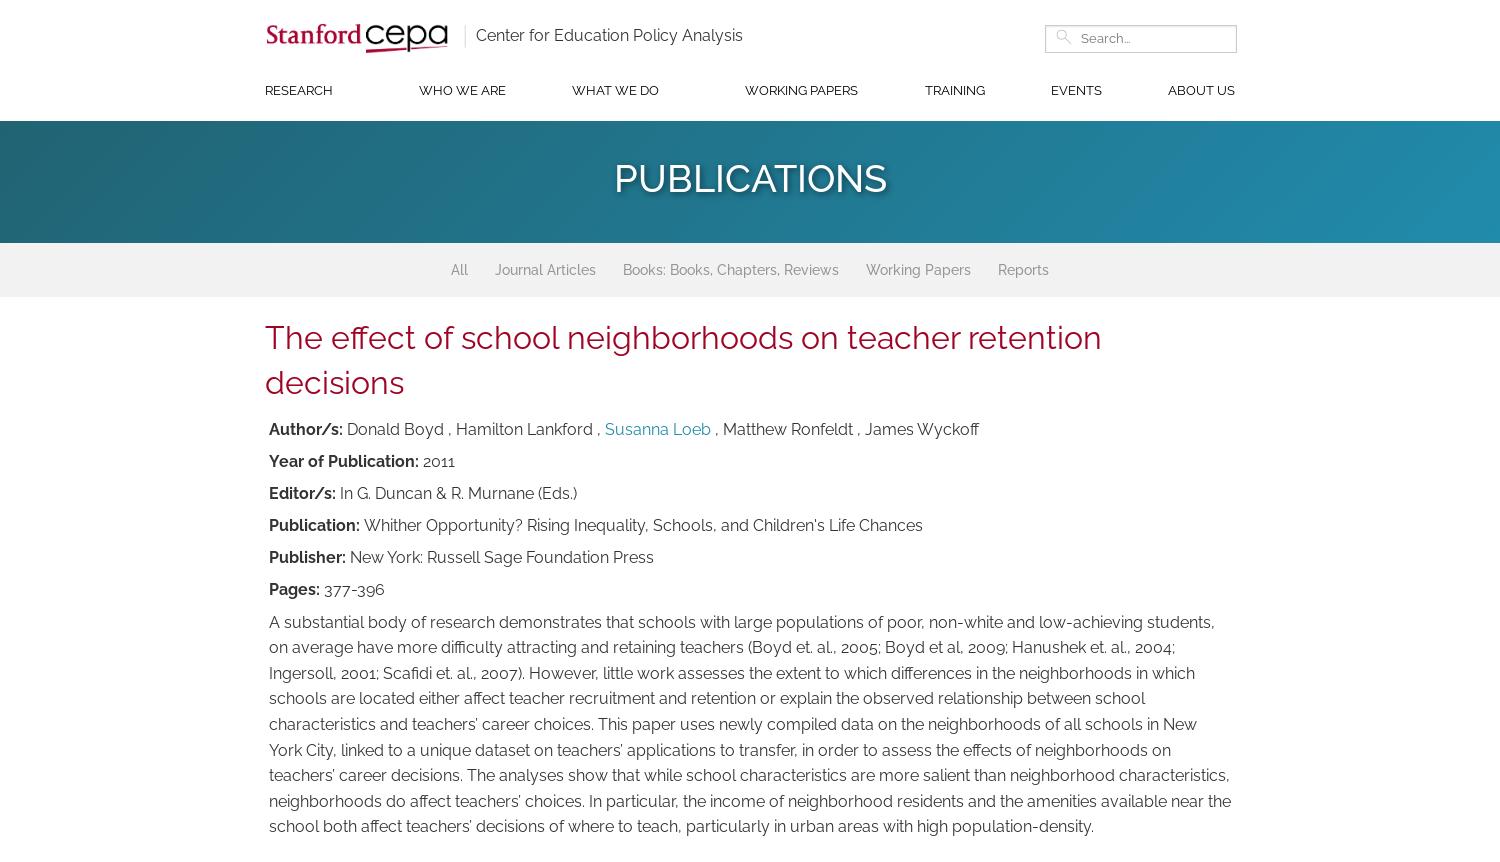 This screenshot has width=1500, height=862. What do you see at coordinates (315, 523) in the screenshot?
I see `'Publication:'` at bounding box center [315, 523].